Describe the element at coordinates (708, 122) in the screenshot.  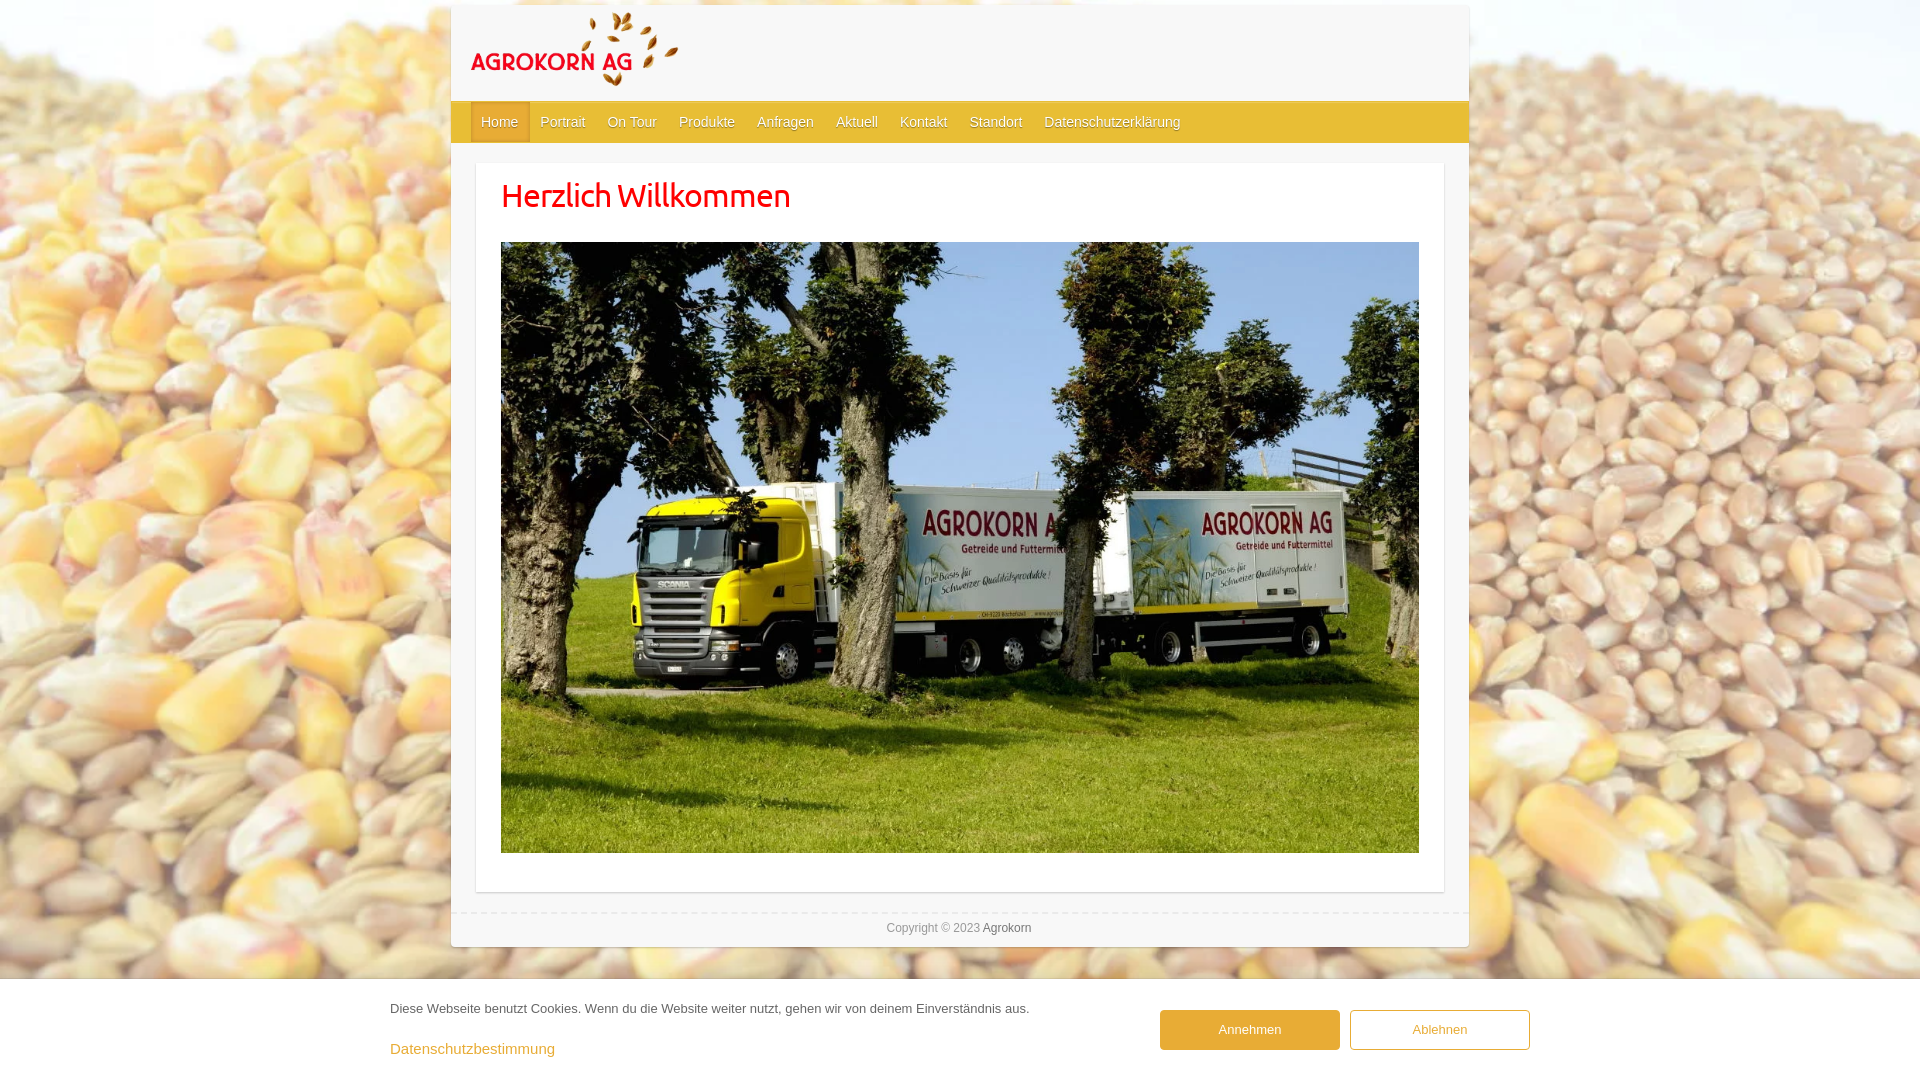
I see `'Produkte'` at that location.